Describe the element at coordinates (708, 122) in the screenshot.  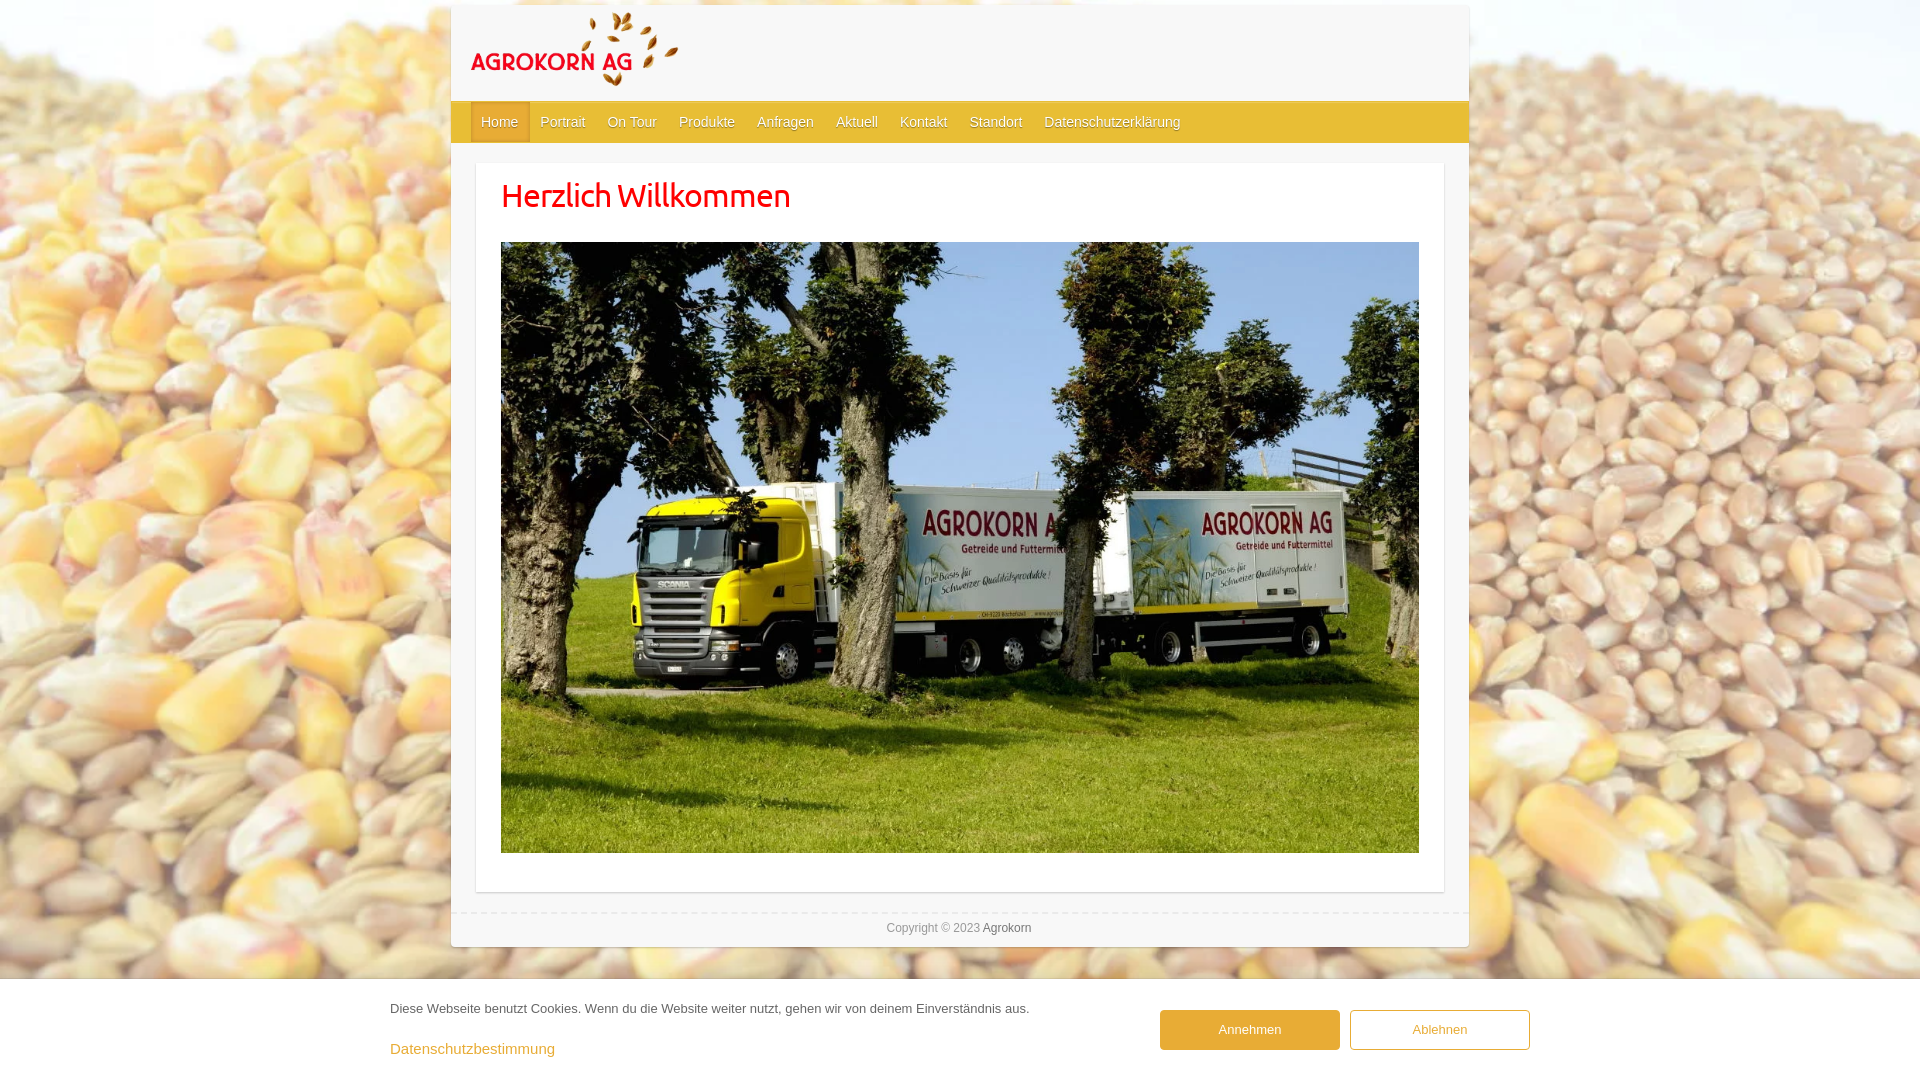
I see `'Produkte'` at that location.